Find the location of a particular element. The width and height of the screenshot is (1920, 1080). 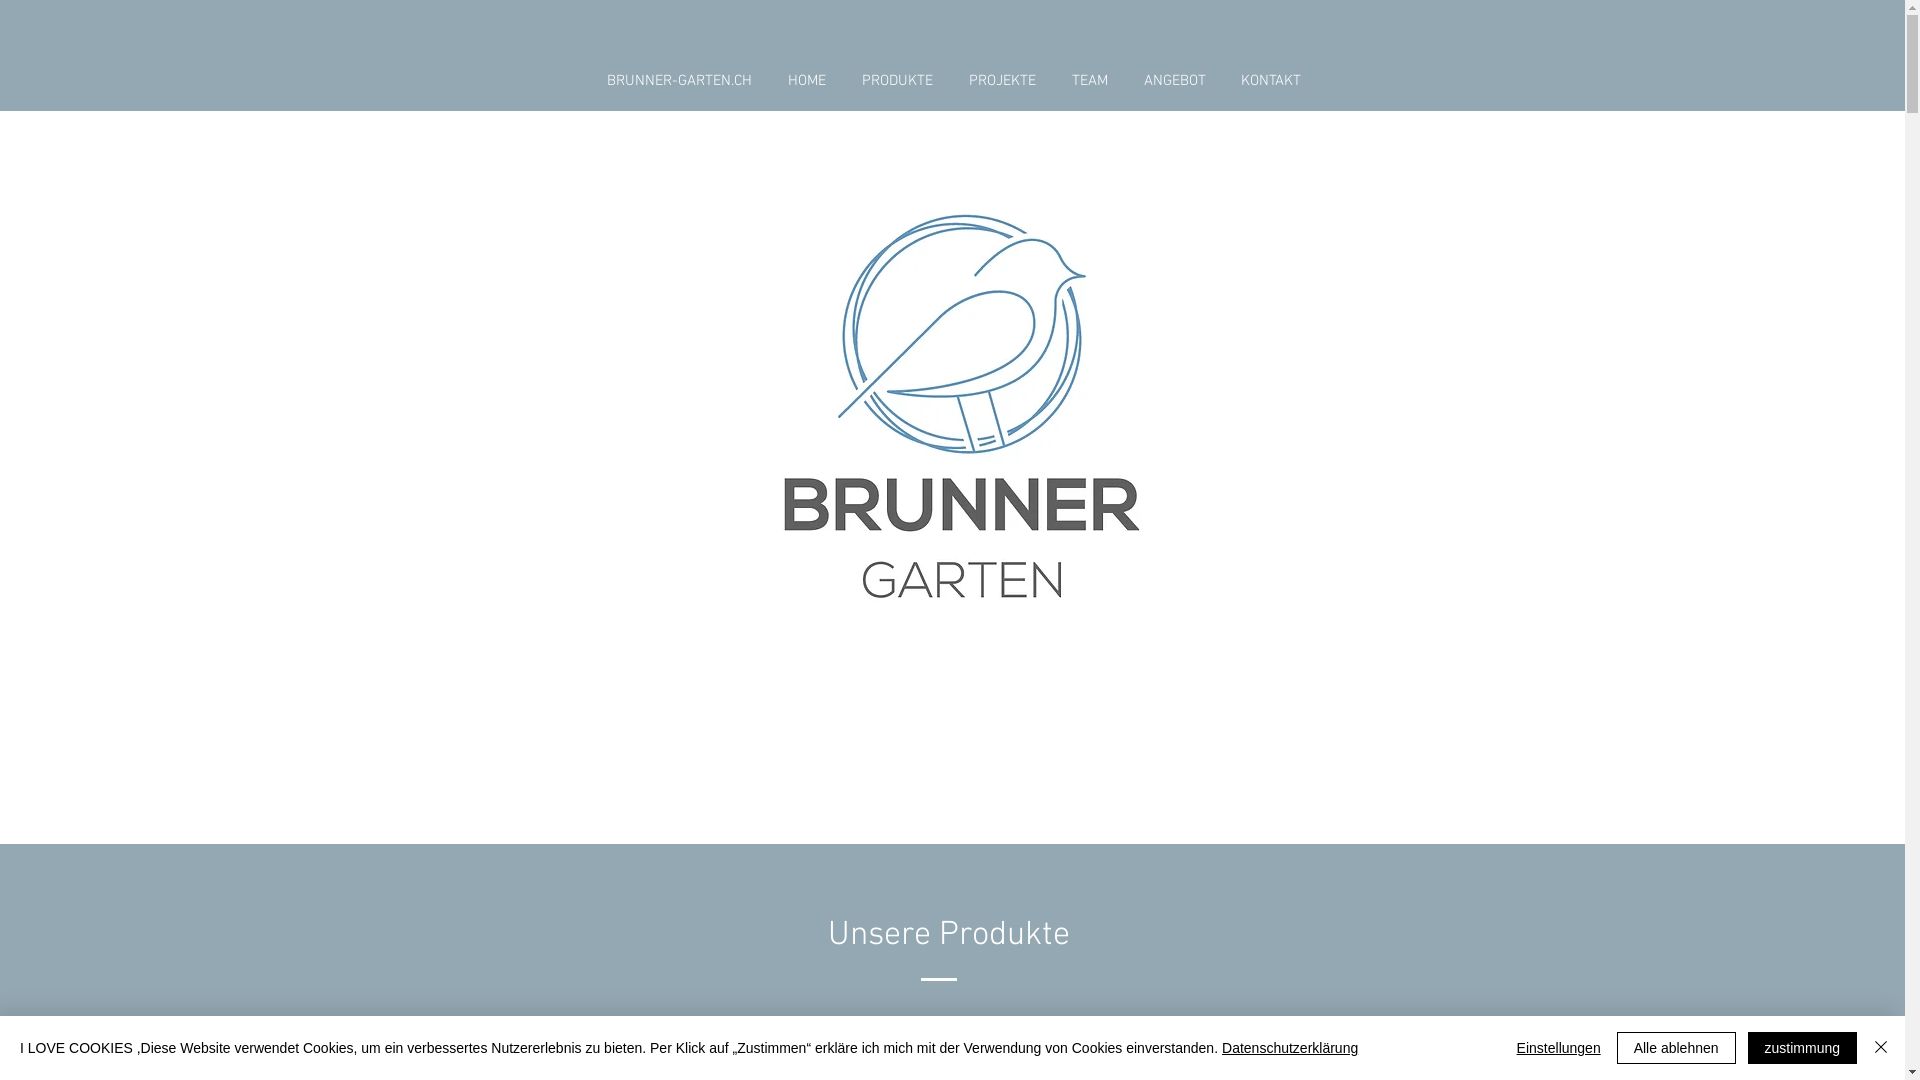

'PROJEKTE' is located at coordinates (1001, 80).